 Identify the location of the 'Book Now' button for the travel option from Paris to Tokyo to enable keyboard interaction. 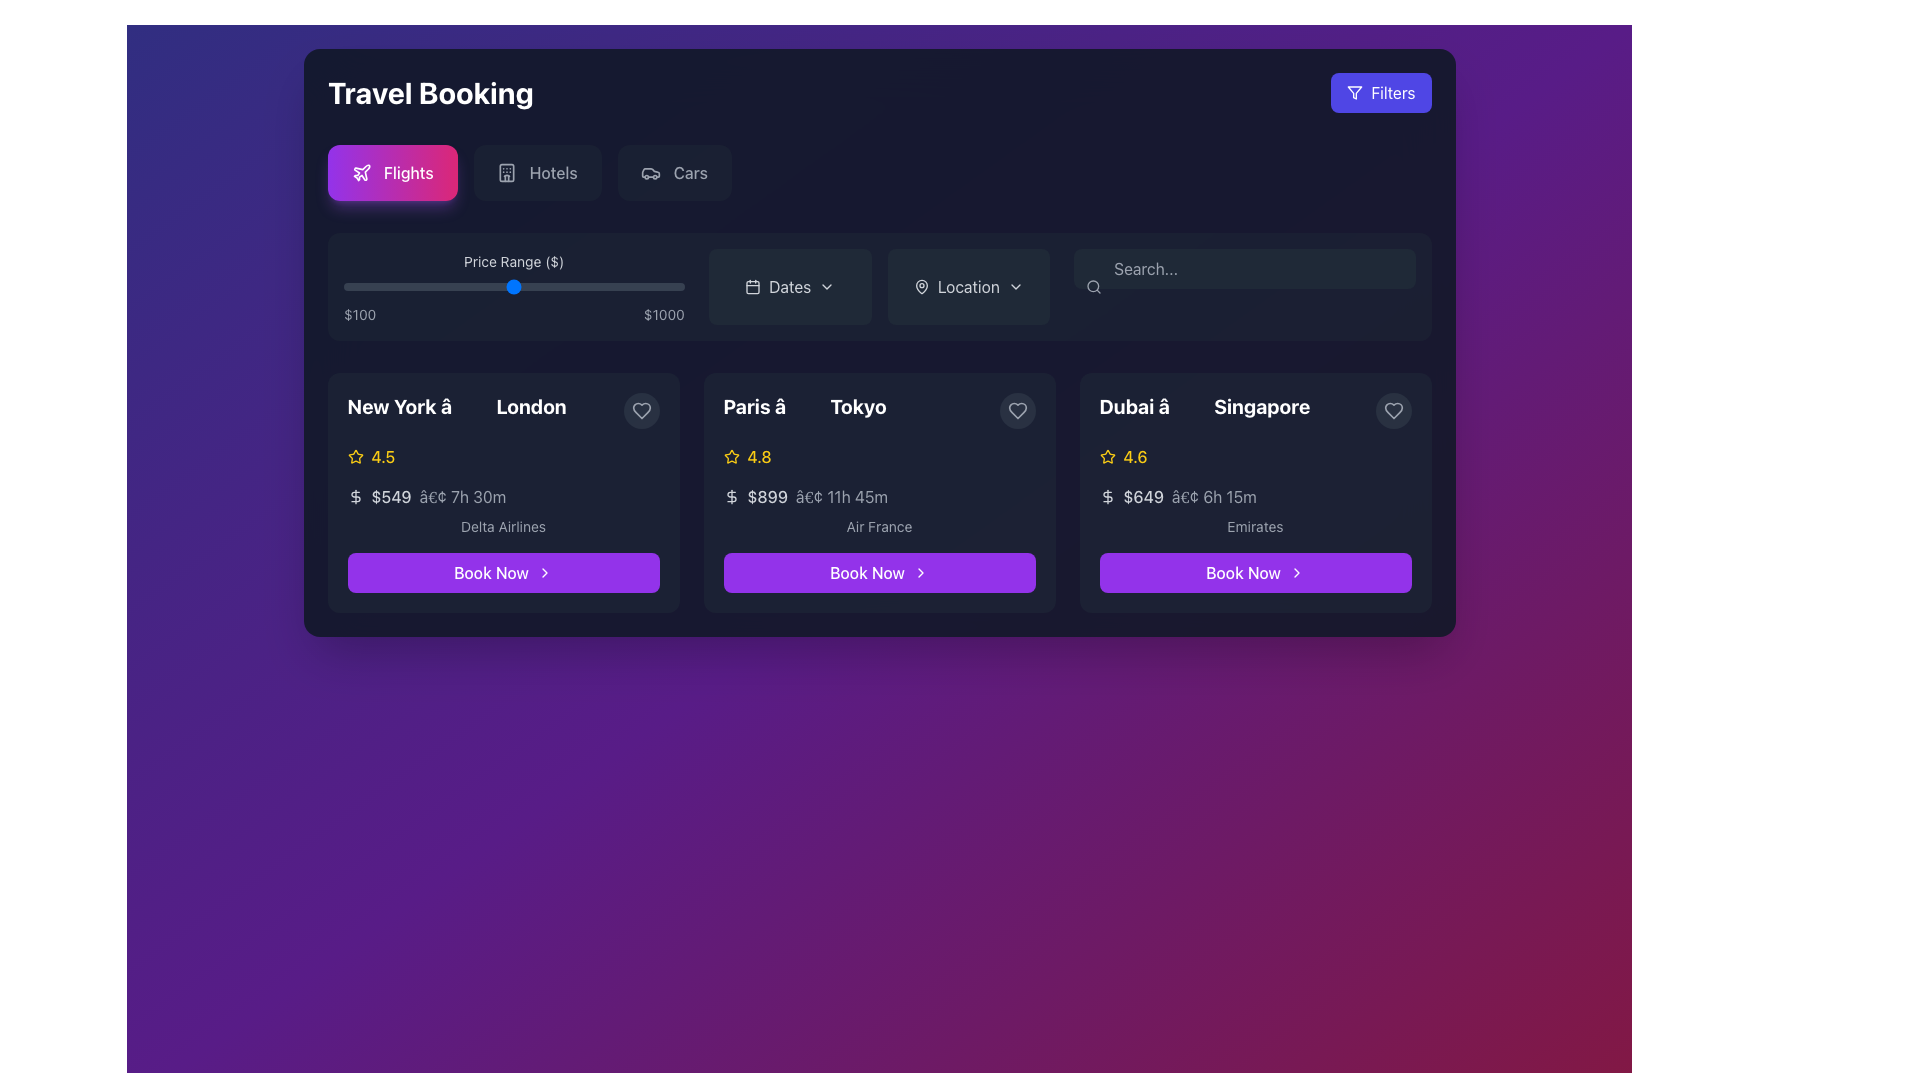
(867, 573).